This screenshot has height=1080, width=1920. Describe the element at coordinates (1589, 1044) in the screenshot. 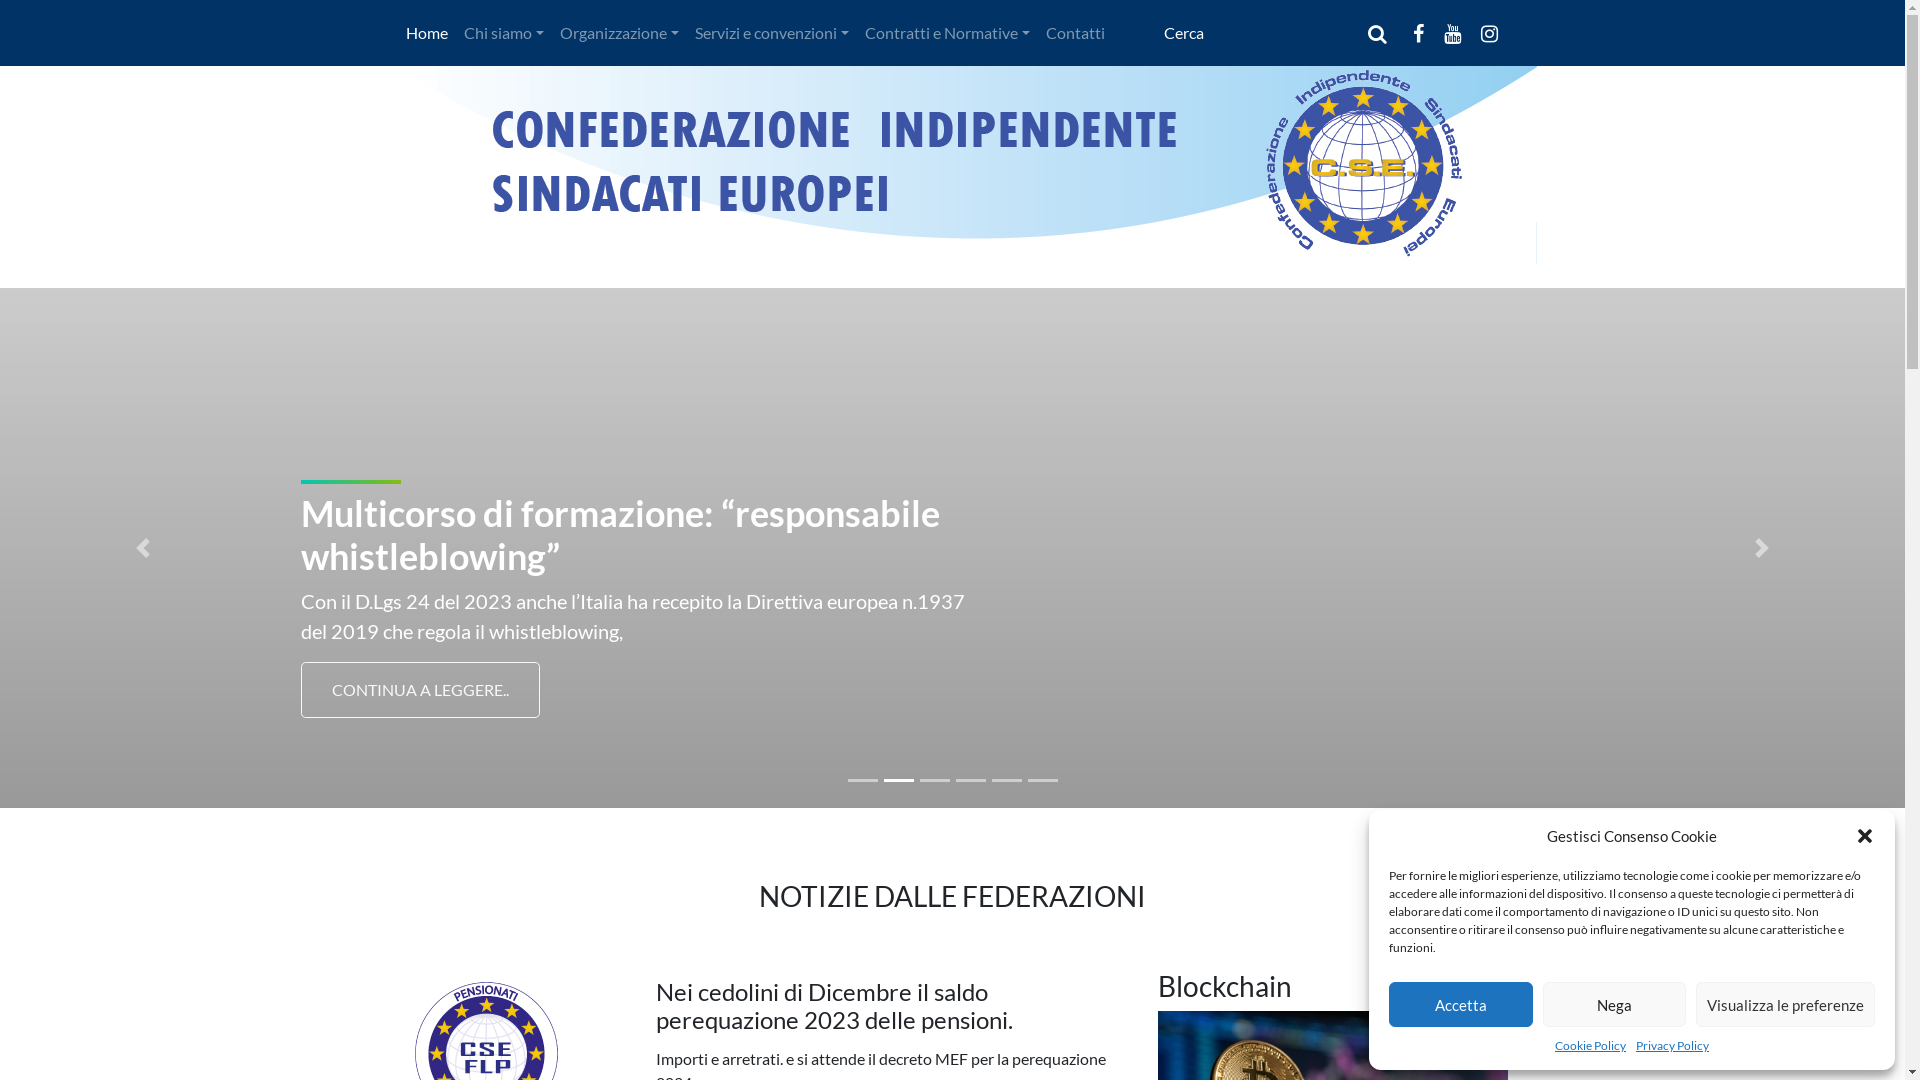

I see `'Cookie Policy'` at that location.